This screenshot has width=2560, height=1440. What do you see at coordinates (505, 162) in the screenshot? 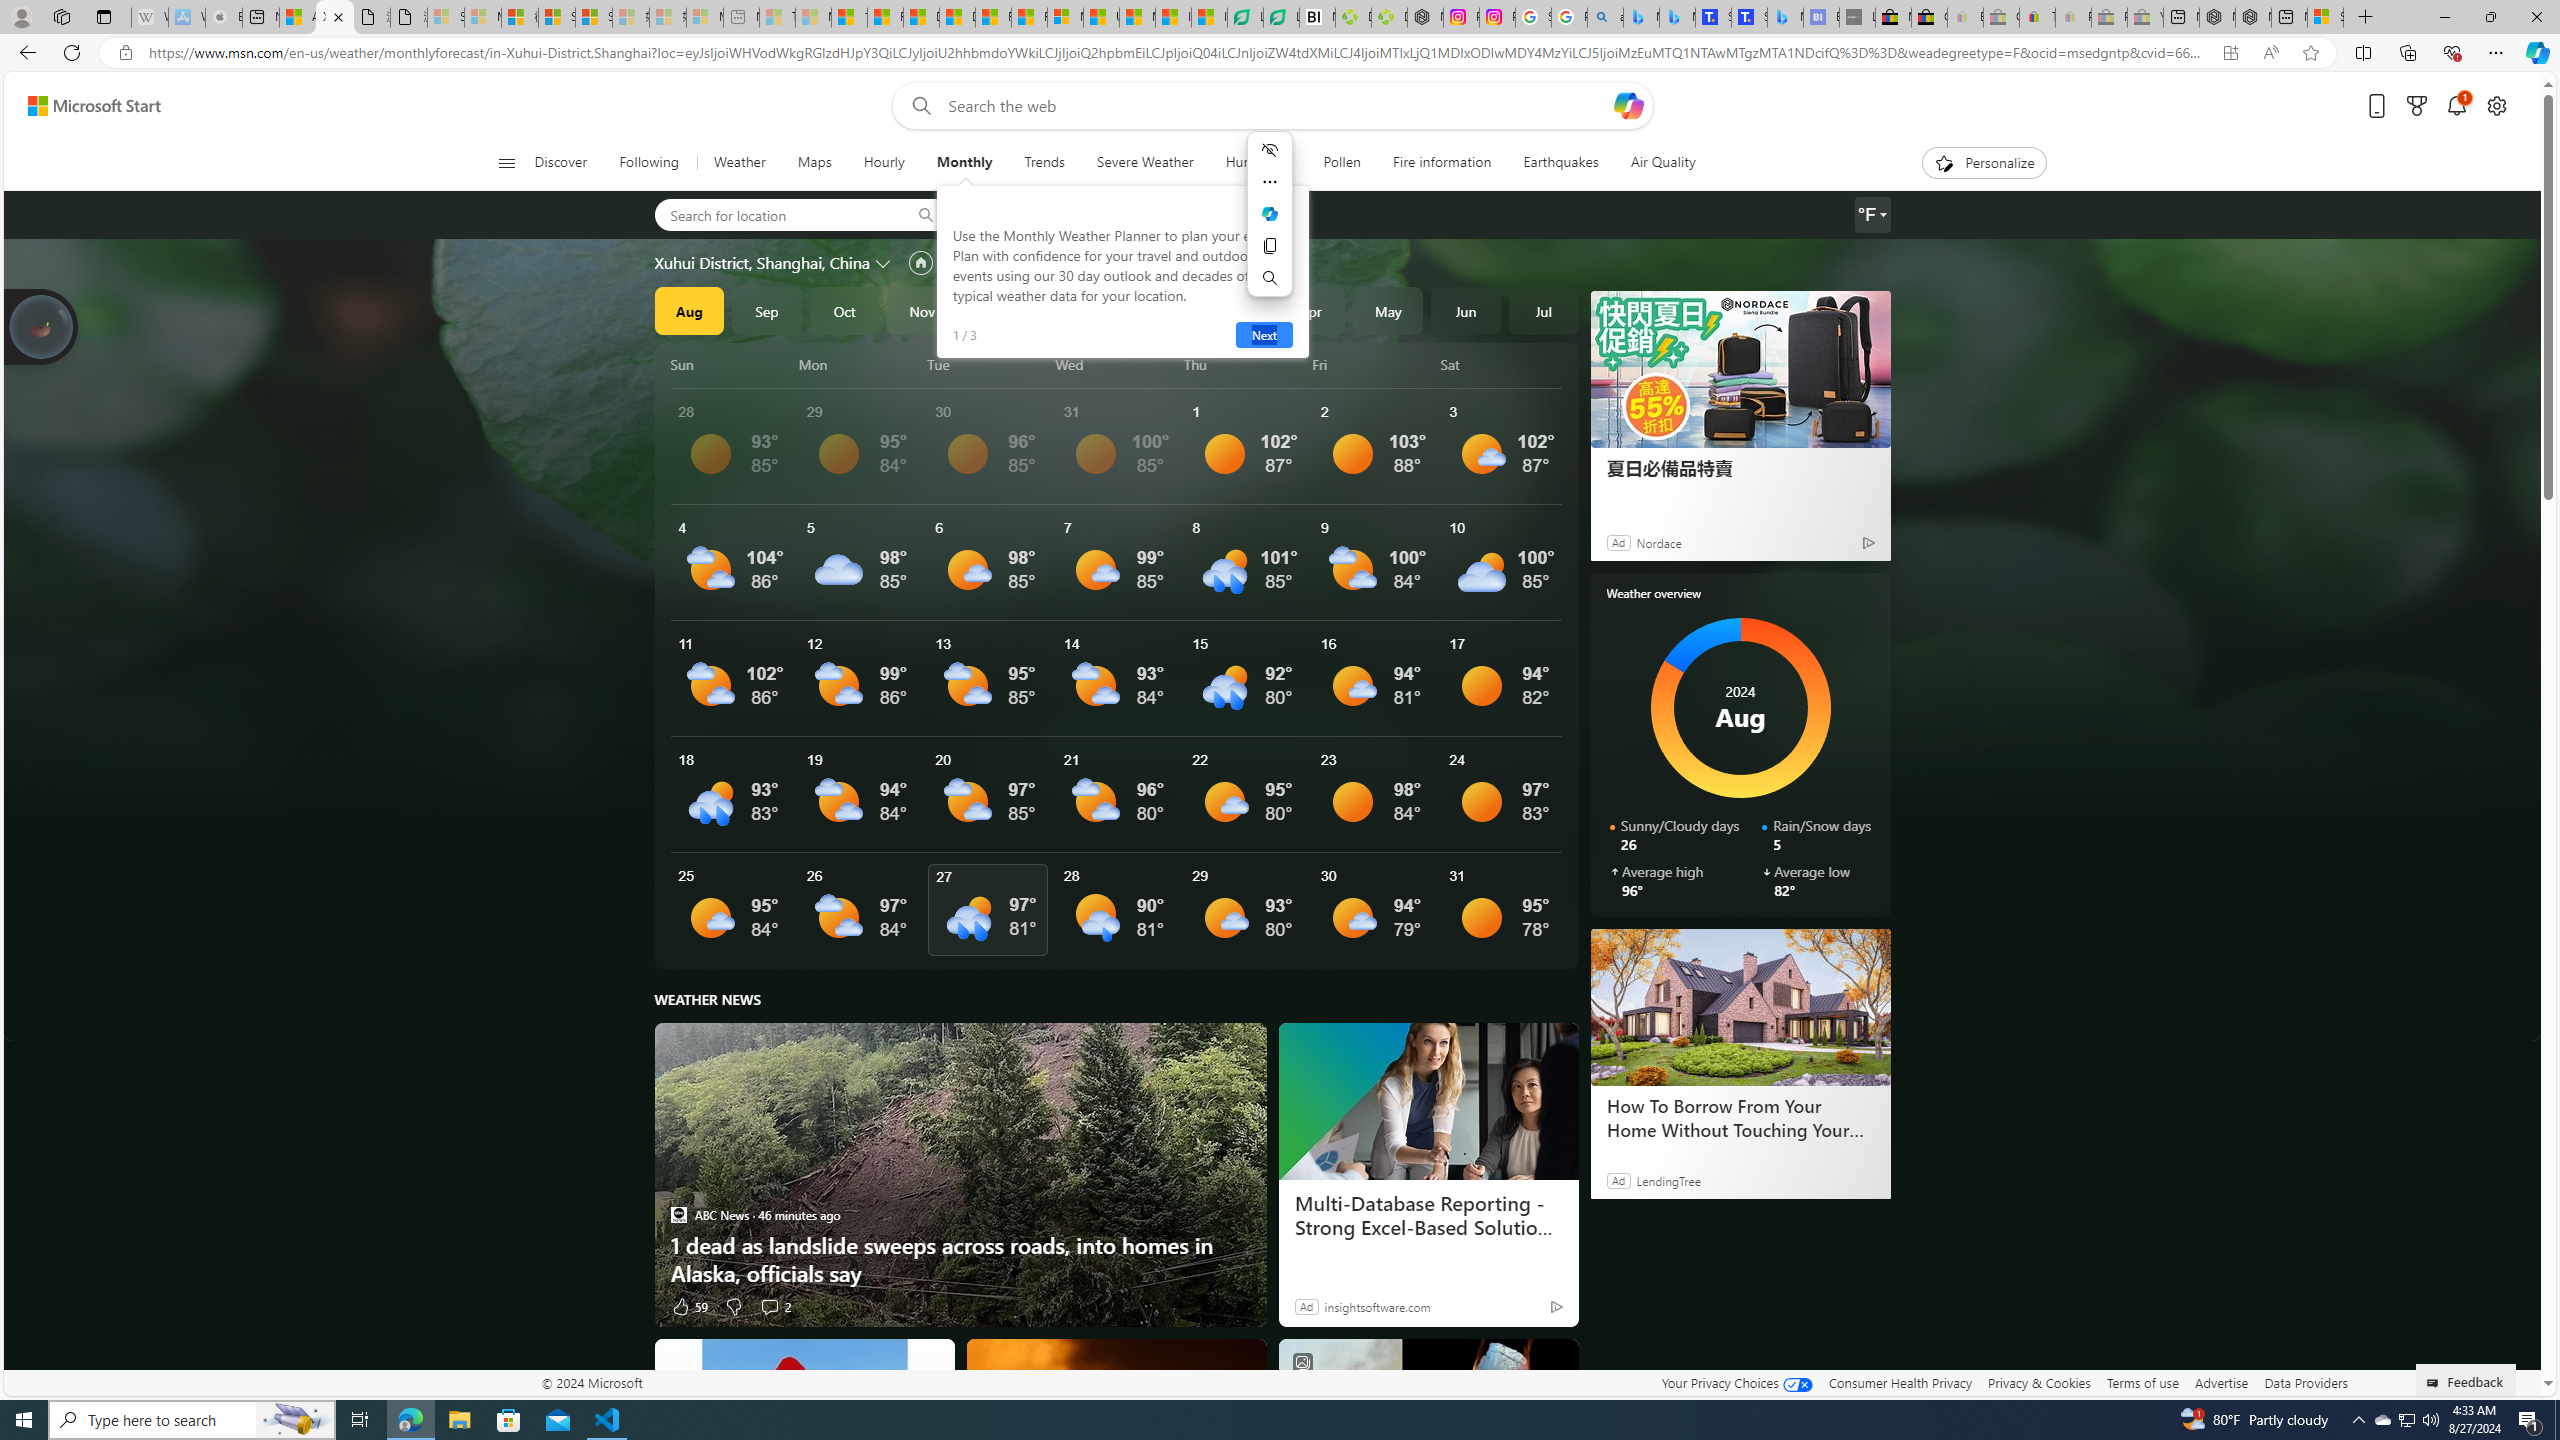
I see `'Class: button-glyph'` at bounding box center [505, 162].